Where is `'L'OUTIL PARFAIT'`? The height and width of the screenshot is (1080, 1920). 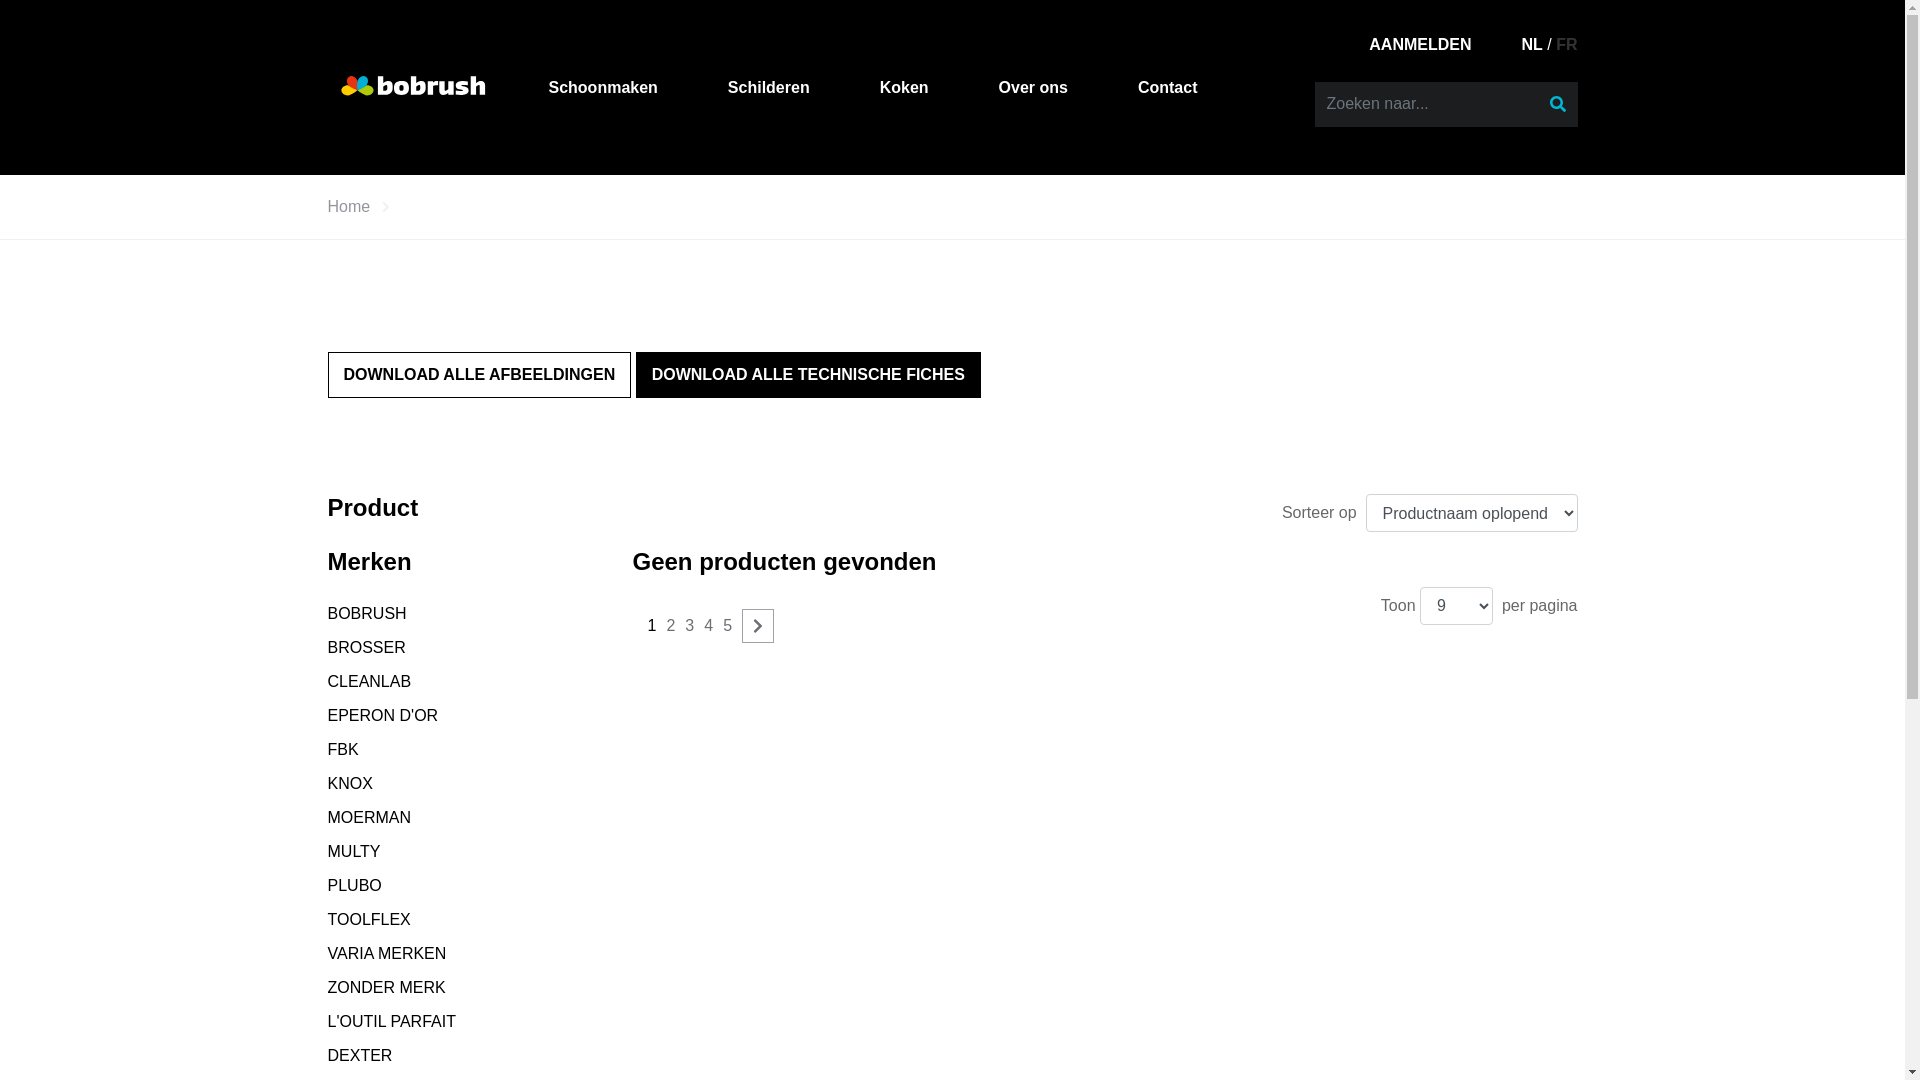
'L'OUTIL PARFAIT' is located at coordinates (392, 1022).